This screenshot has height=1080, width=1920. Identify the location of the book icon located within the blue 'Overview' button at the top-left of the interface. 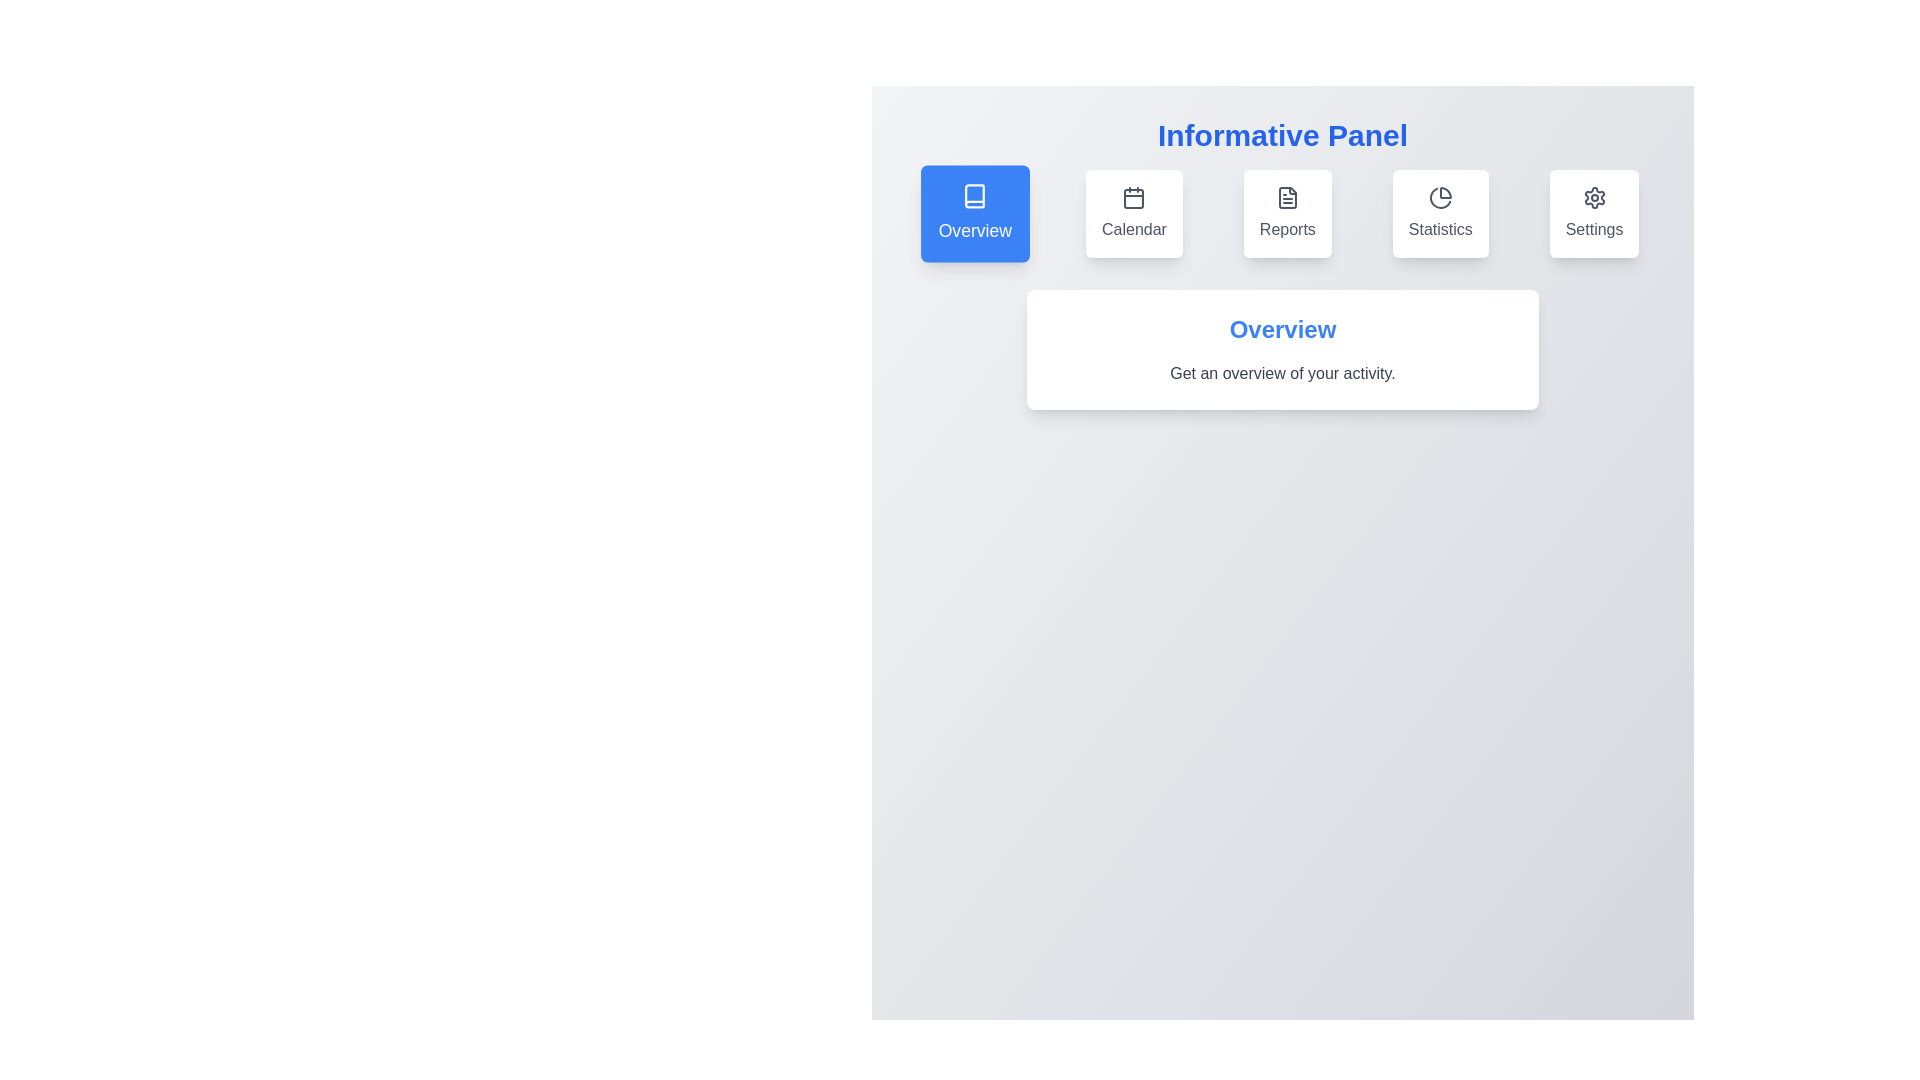
(975, 196).